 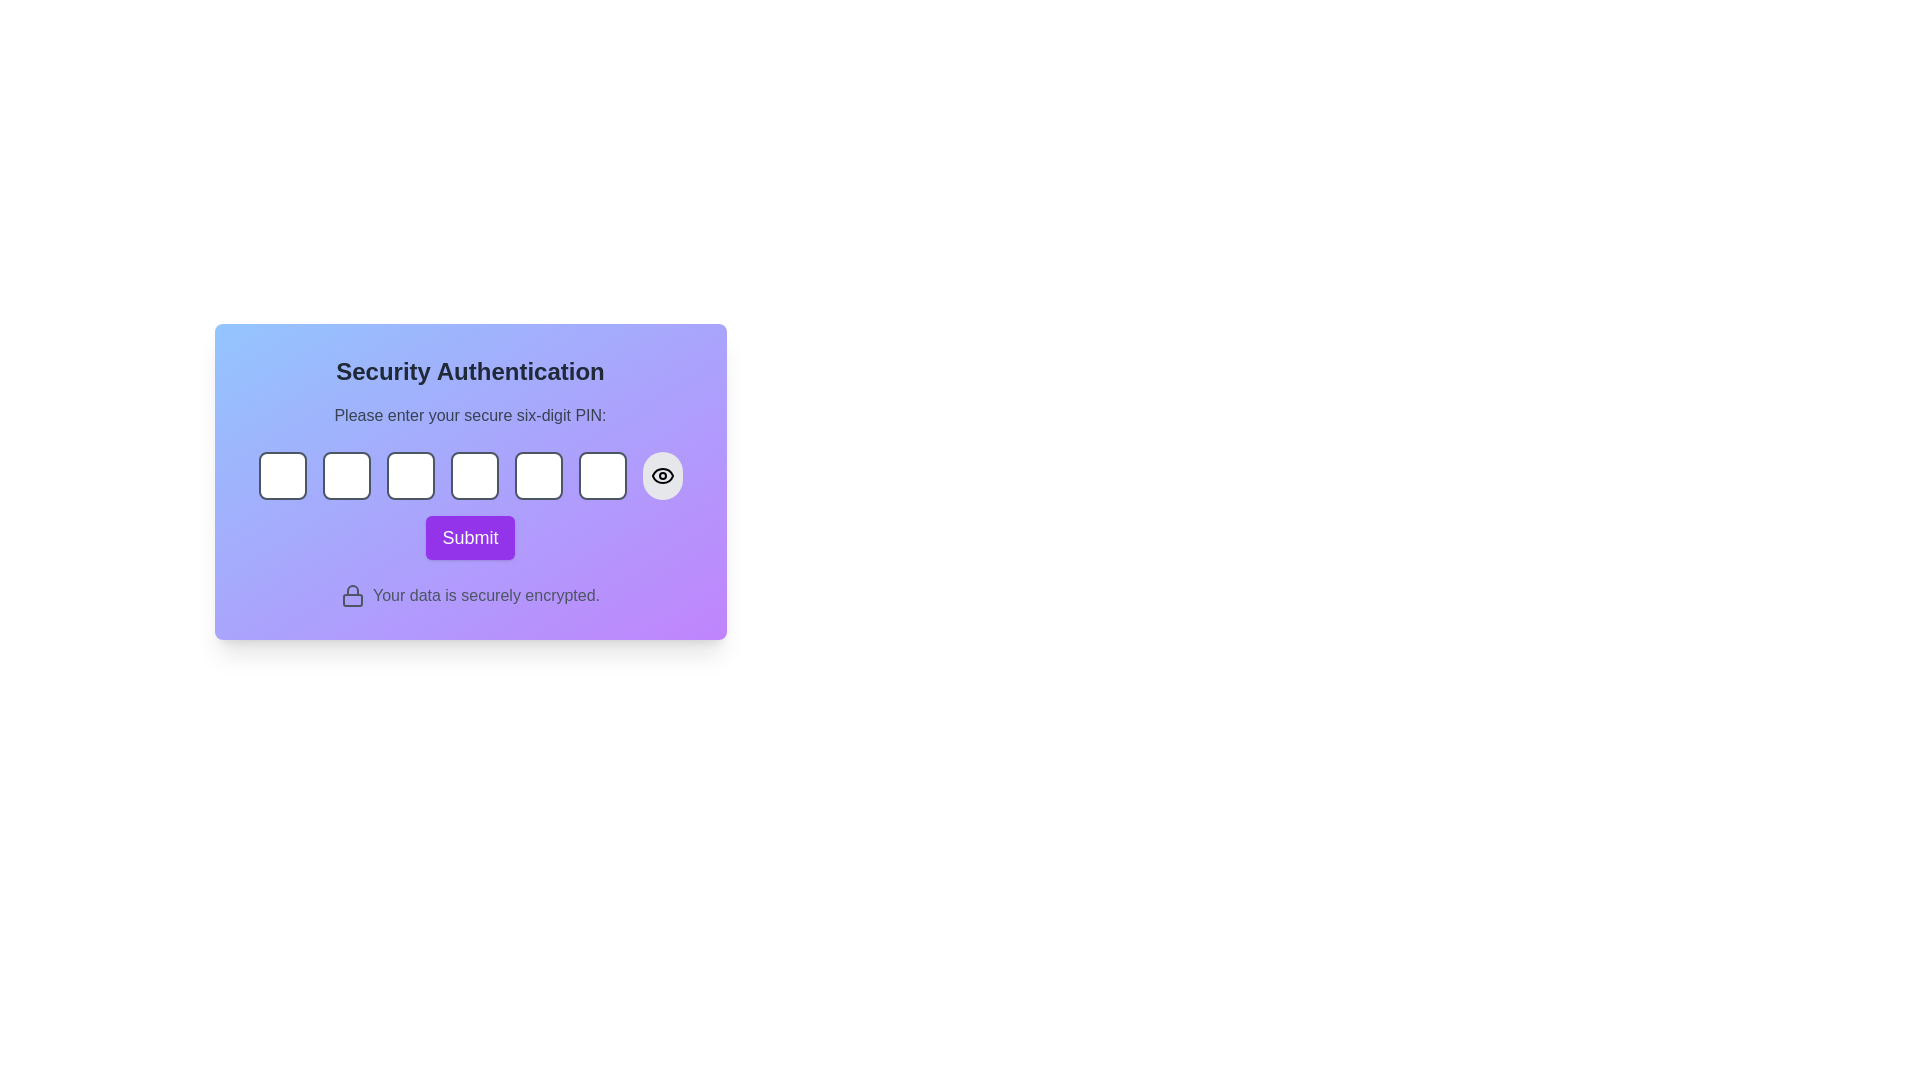 What do you see at coordinates (662, 475) in the screenshot?
I see `the visibility toggle icon located within the rounded button on the right side of the PIN input fields` at bounding box center [662, 475].